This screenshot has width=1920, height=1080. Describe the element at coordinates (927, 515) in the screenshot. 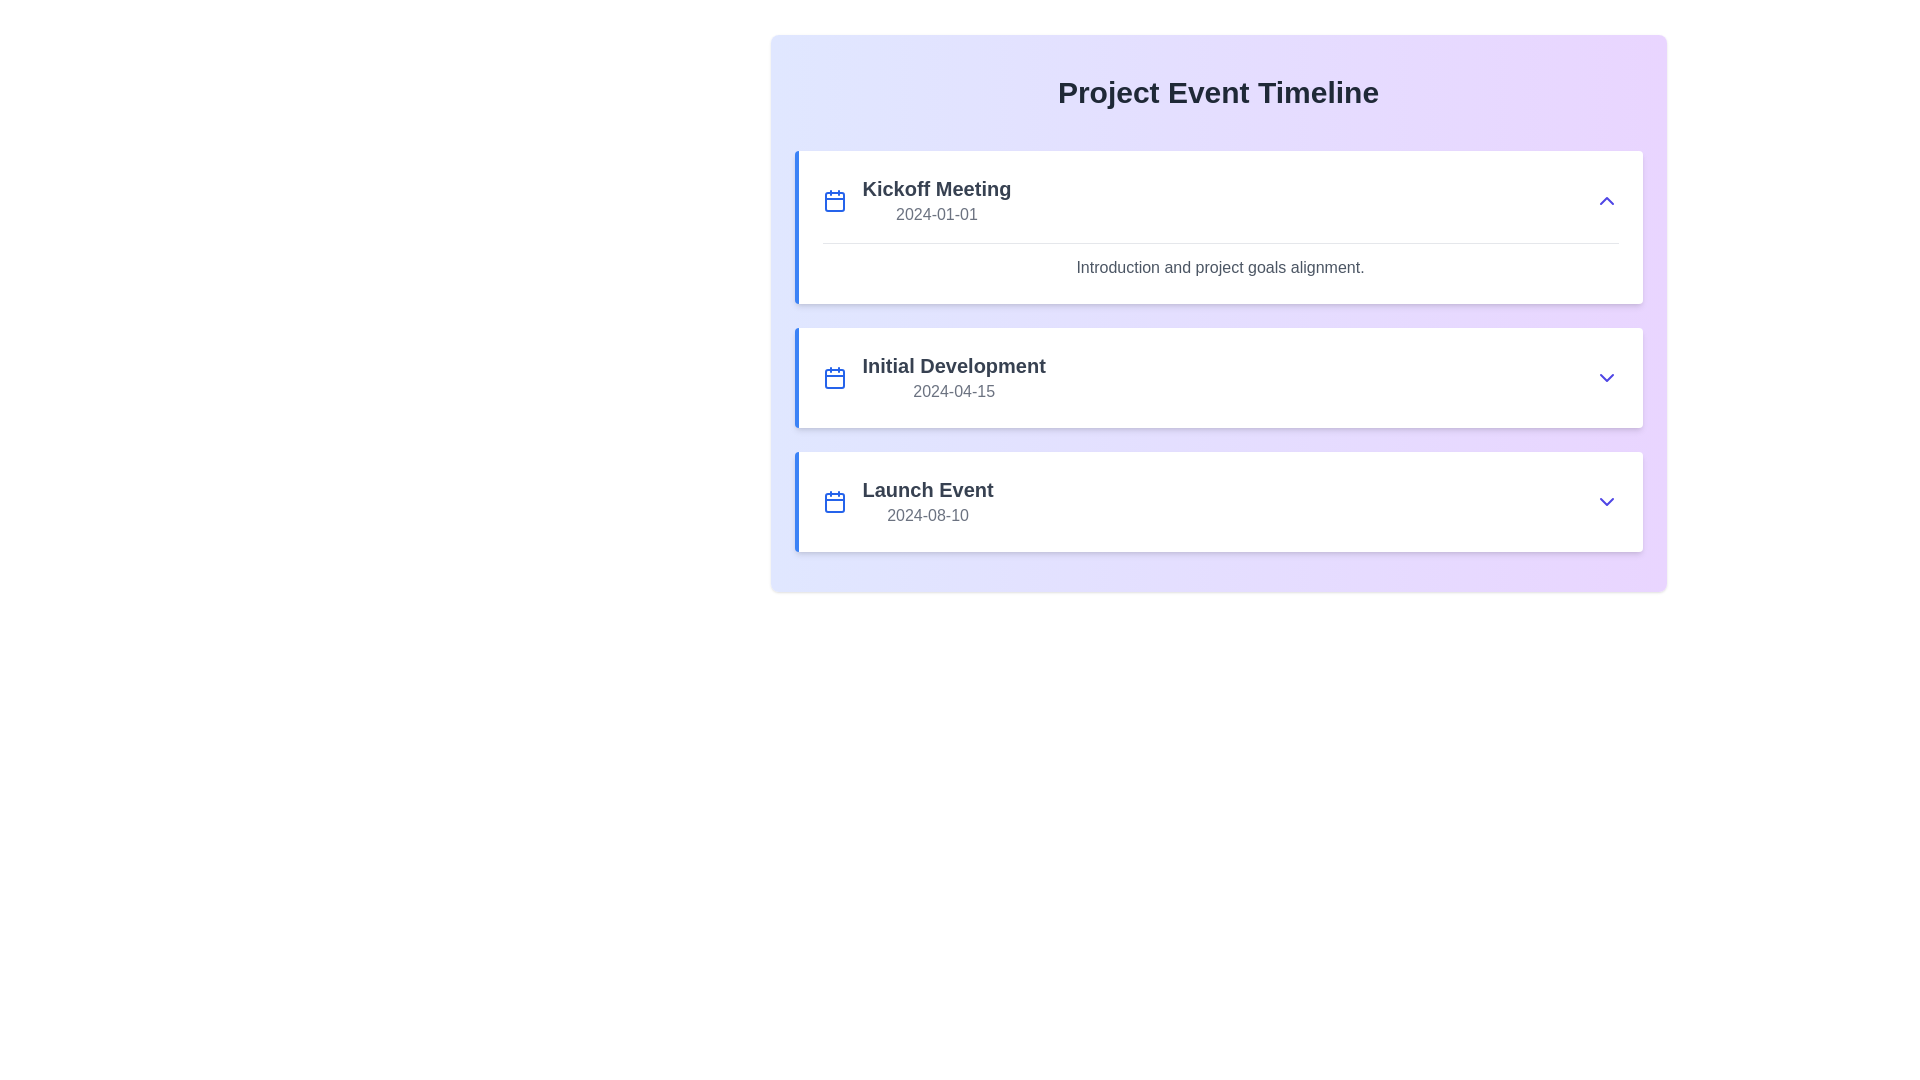

I see `the text label displaying the date '2024-08-10' in gray color, which is located below the bold title 'Launch Event' in the event timeline card` at that location.